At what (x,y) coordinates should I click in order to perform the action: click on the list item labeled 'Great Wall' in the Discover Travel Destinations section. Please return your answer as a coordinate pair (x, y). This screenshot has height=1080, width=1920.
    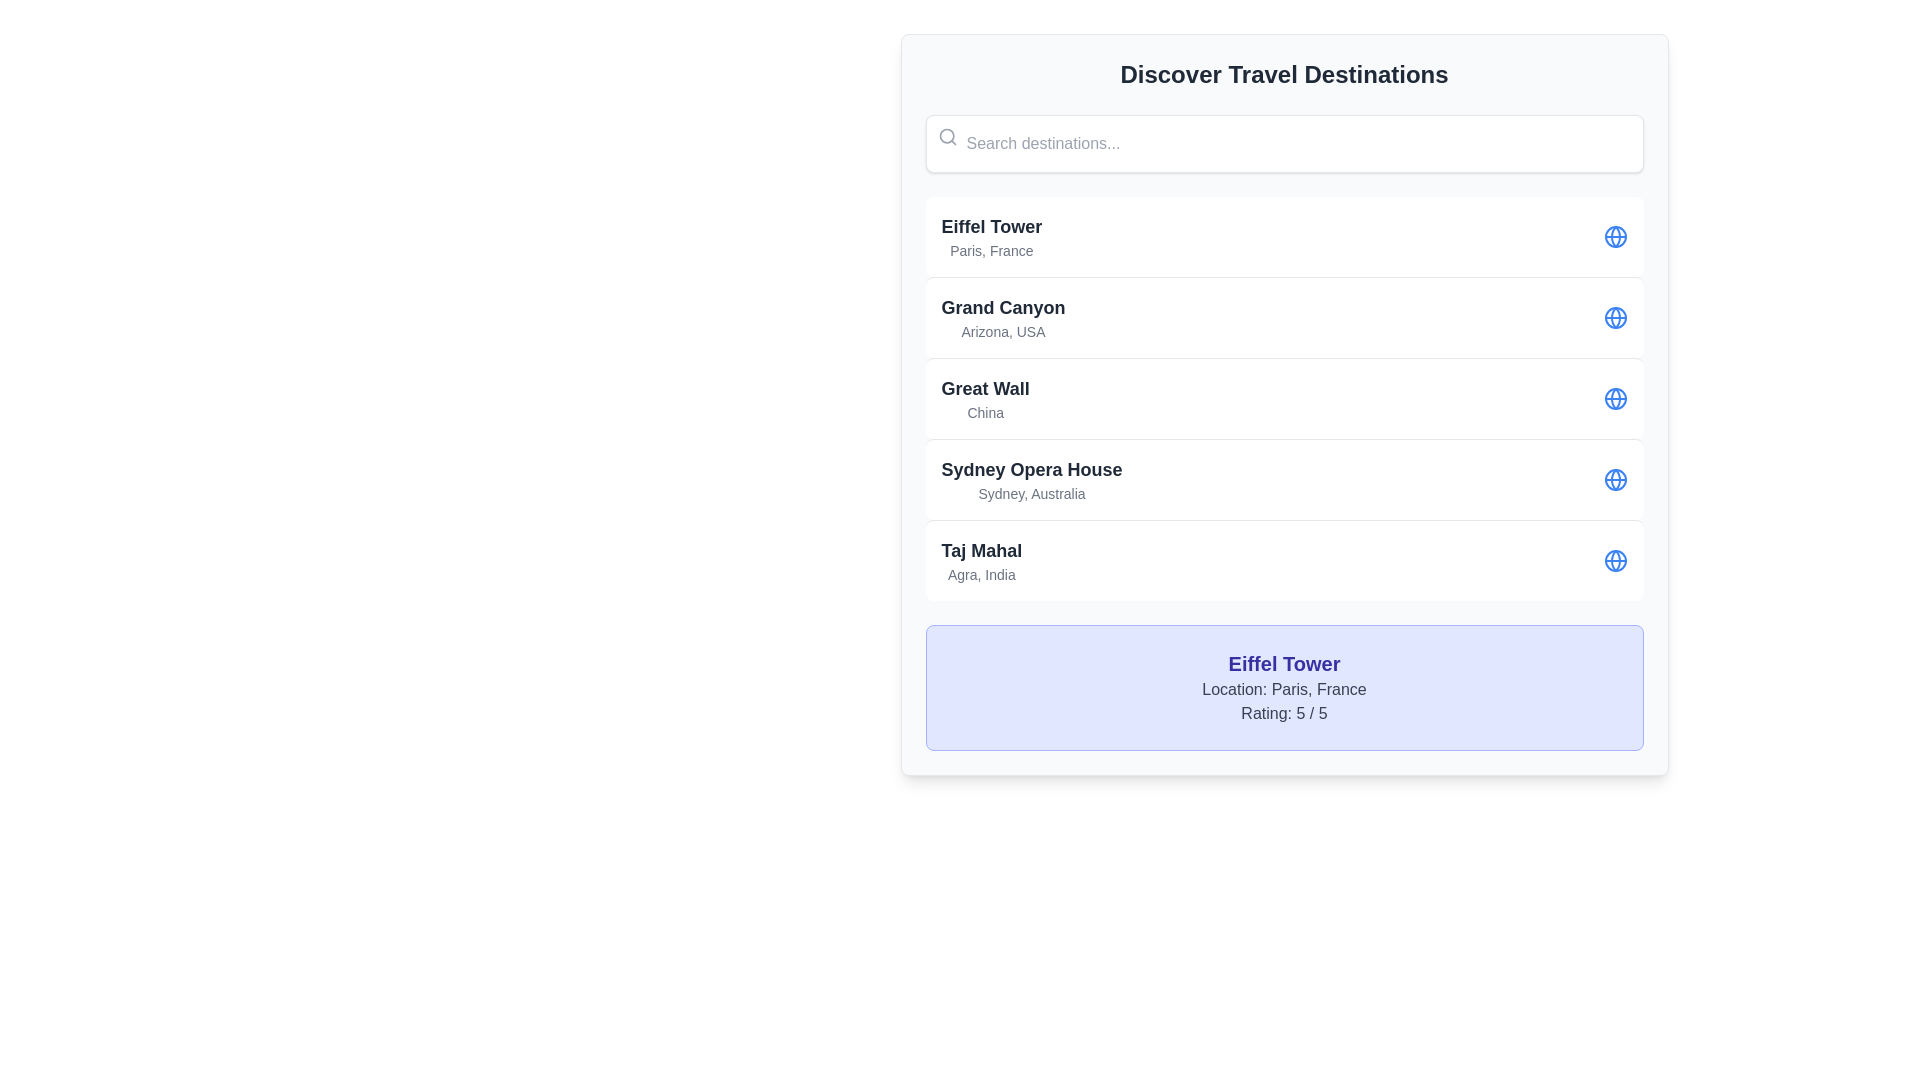
    Looking at the image, I should click on (1284, 398).